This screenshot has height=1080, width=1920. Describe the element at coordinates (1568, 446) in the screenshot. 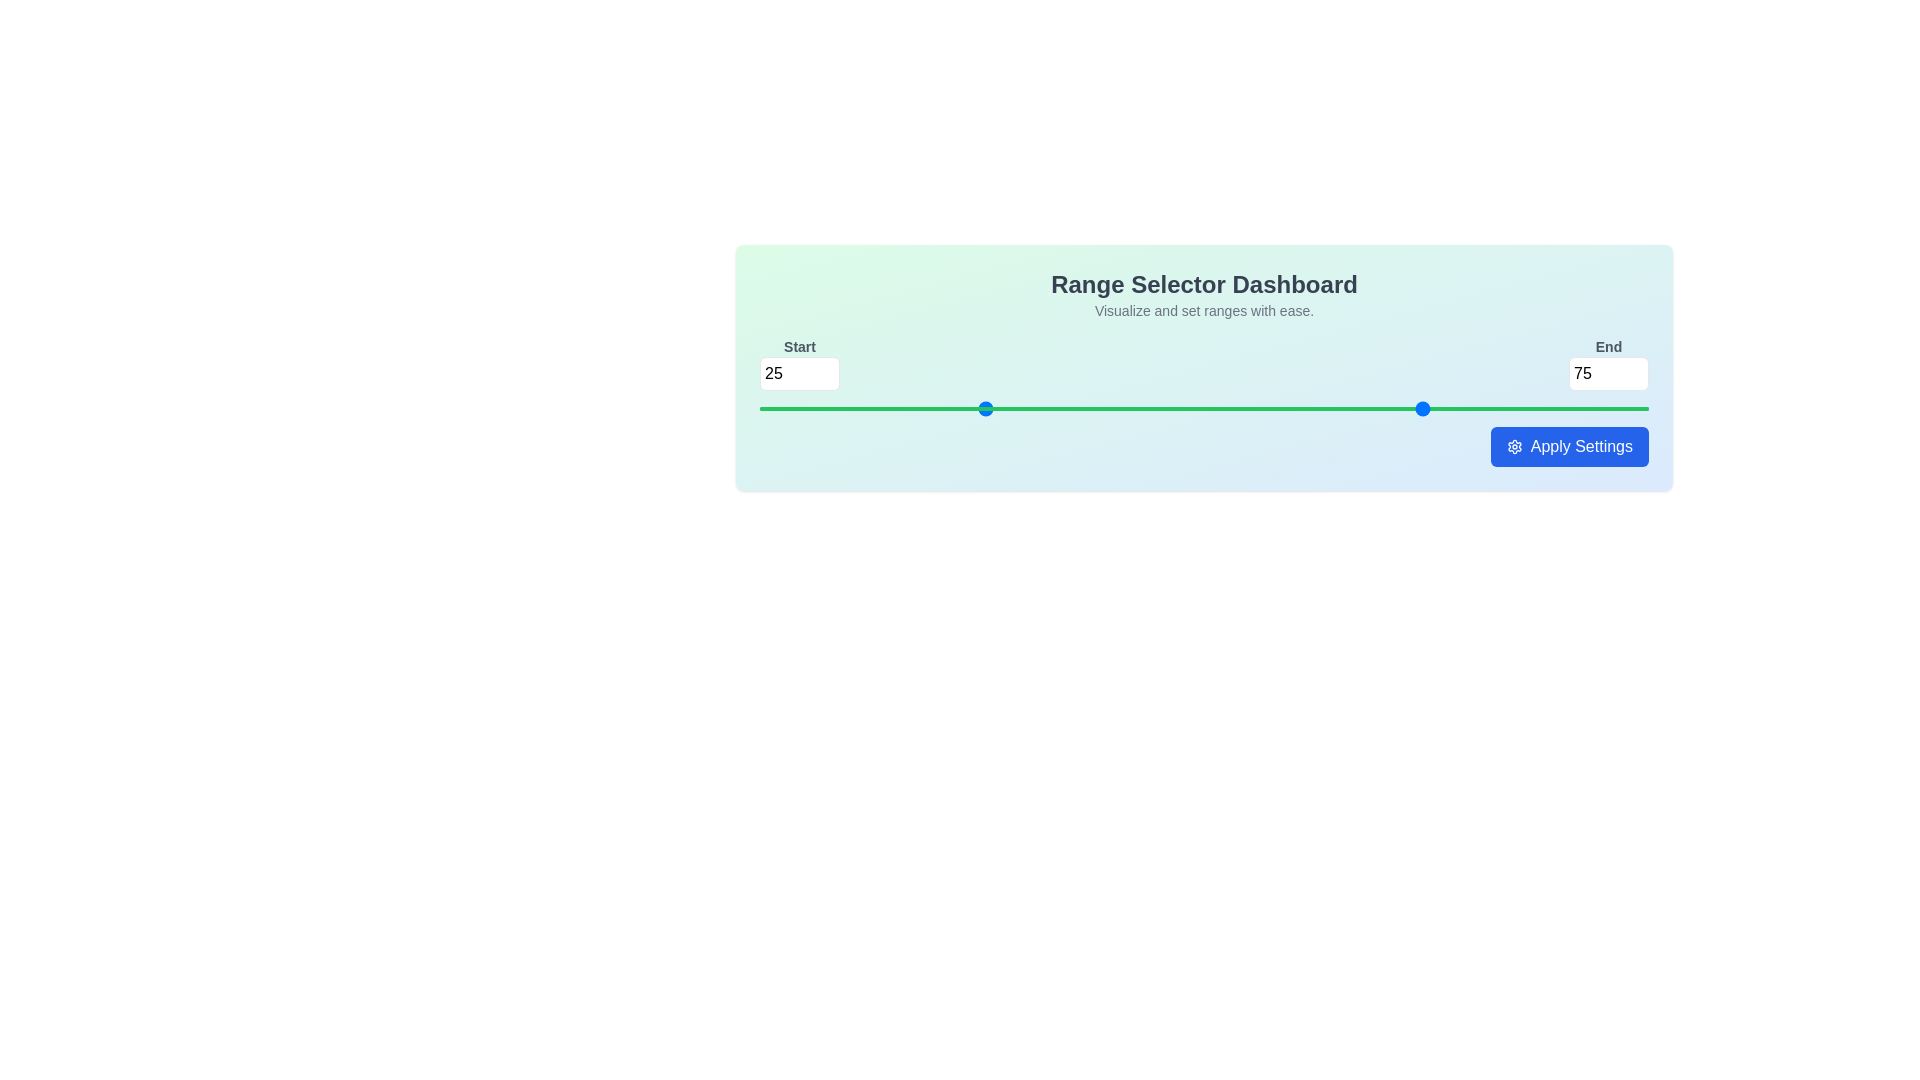

I see `the 'Apply Settings' button, which features a blue background, rounded corners, and the text 'Apply Settings' in white with a gear icon on the left, located at the bottom-right corner of its section` at that location.